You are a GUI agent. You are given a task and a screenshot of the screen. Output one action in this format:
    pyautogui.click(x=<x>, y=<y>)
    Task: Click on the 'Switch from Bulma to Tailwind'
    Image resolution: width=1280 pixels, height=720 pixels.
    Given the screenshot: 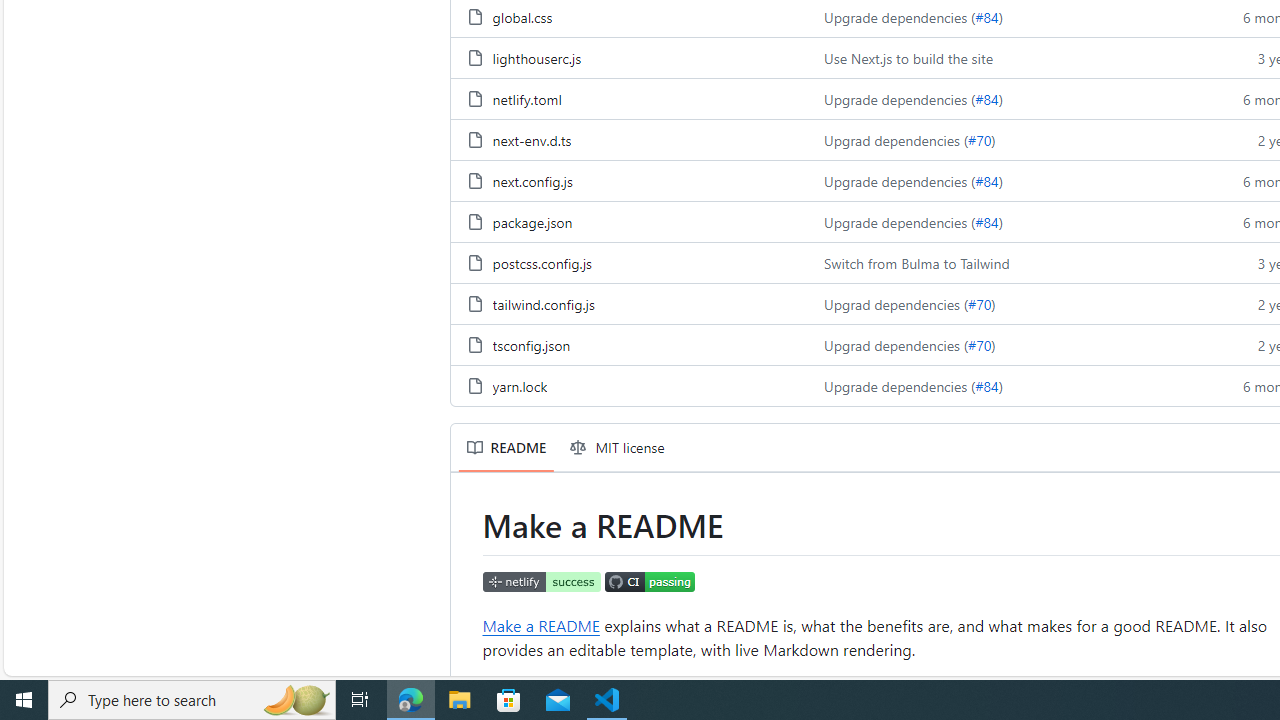 What is the action you would take?
    pyautogui.click(x=916, y=261)
    